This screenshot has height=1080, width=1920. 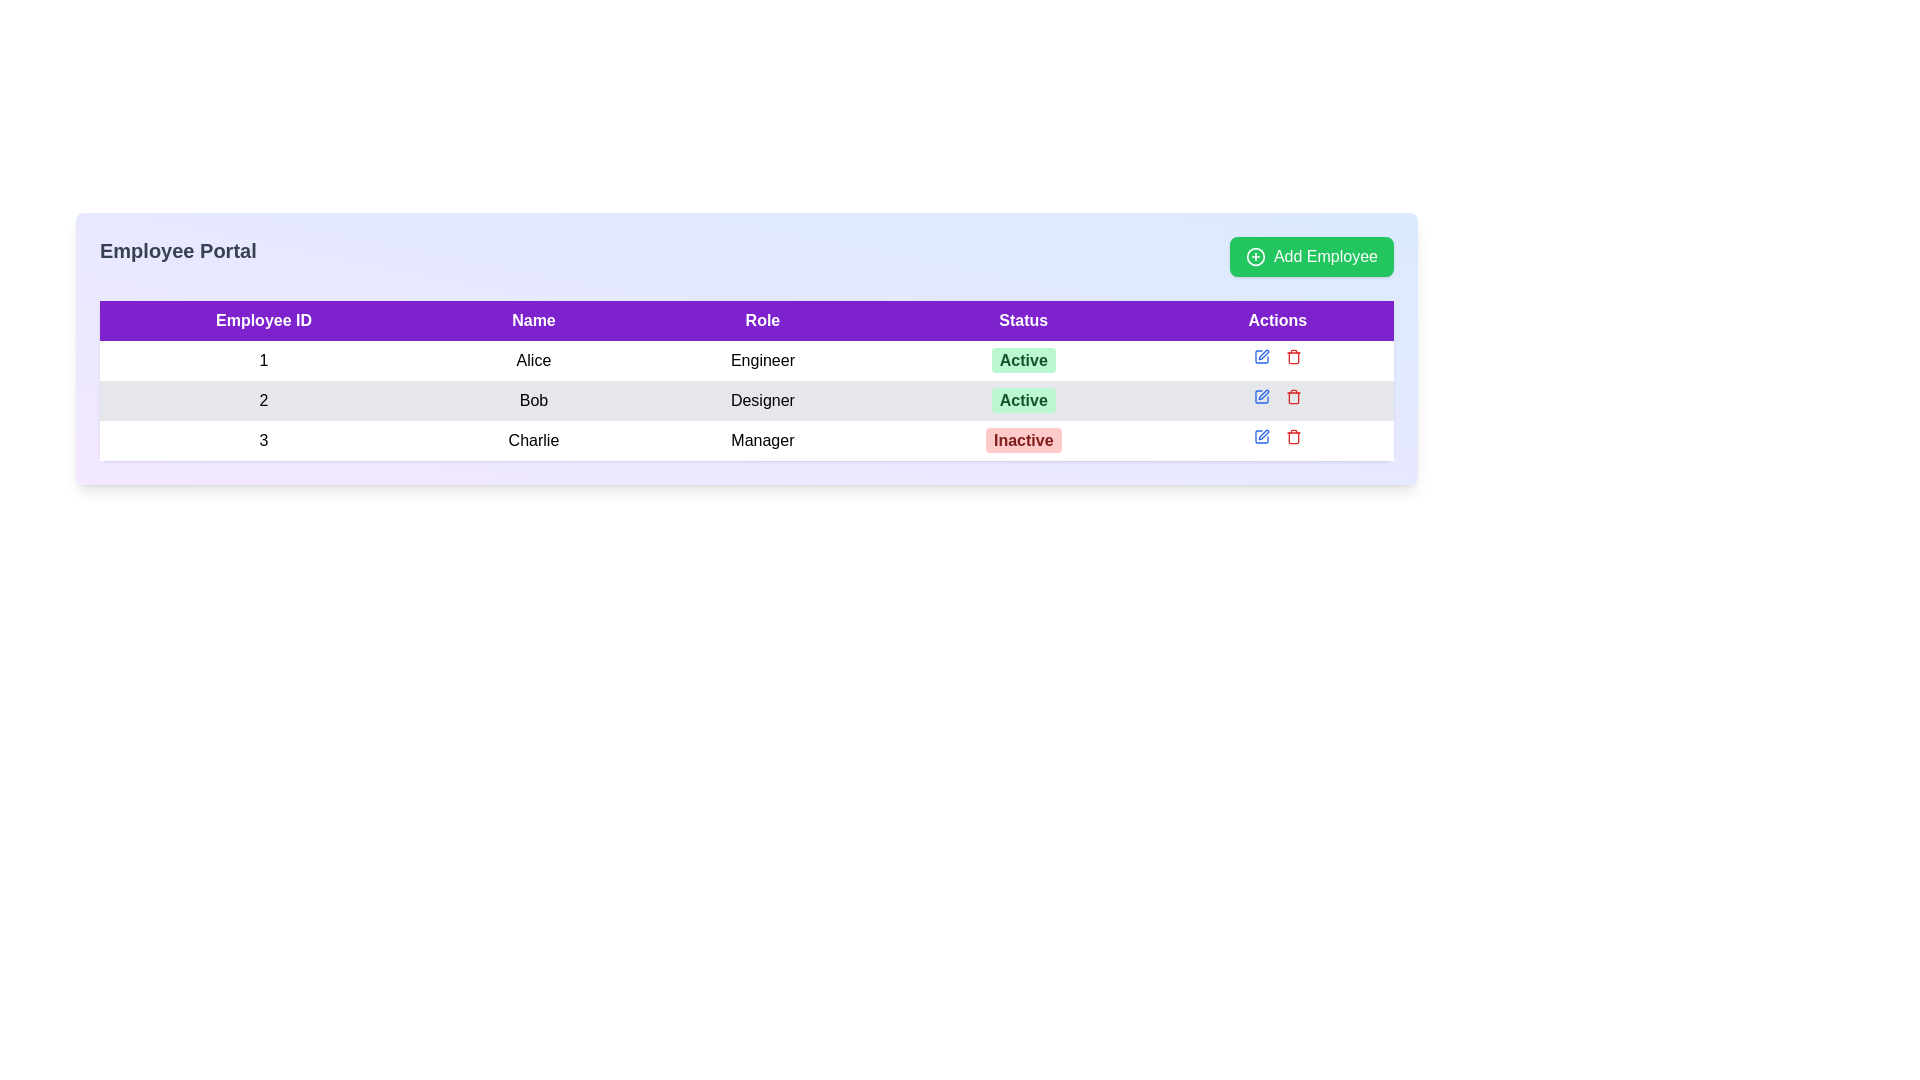 I want to click on the Button with a pen icon in the 'Actions' column of the table's second row for employee 'Bob' to enhance accessibility, so click(x=1260, y=397).